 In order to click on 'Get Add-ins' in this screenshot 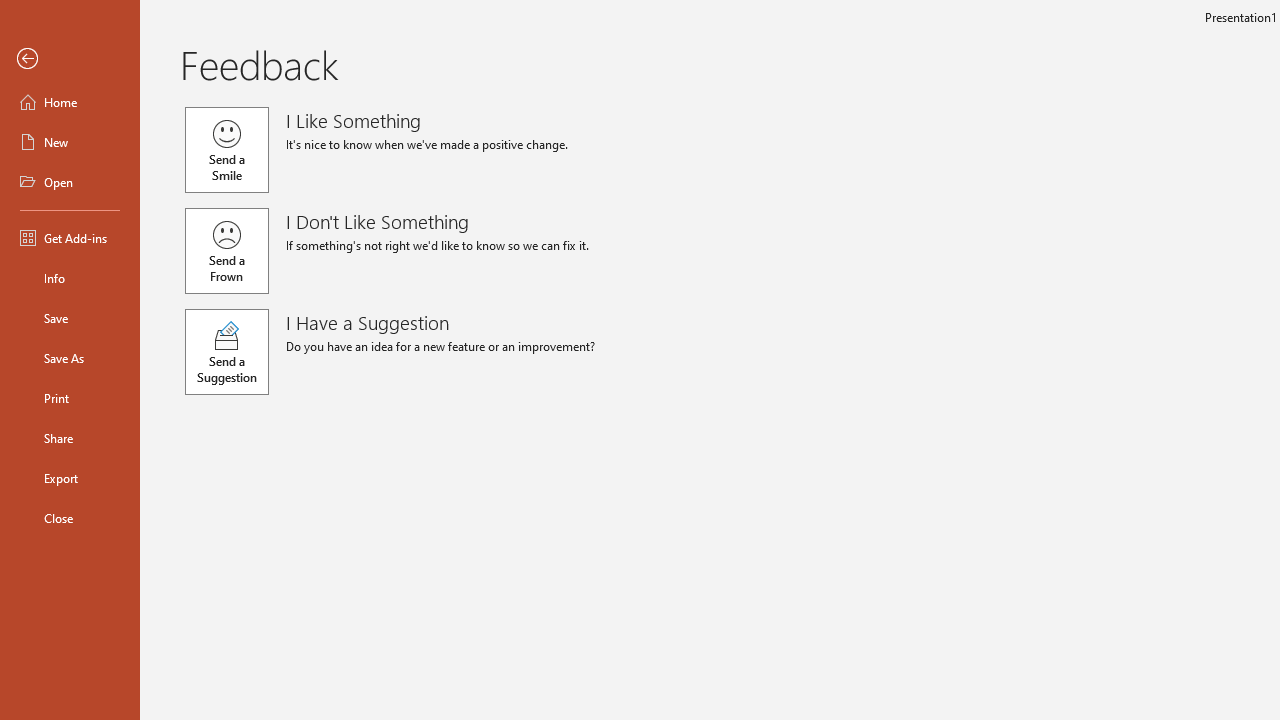, I will do `click(69, 236)`.